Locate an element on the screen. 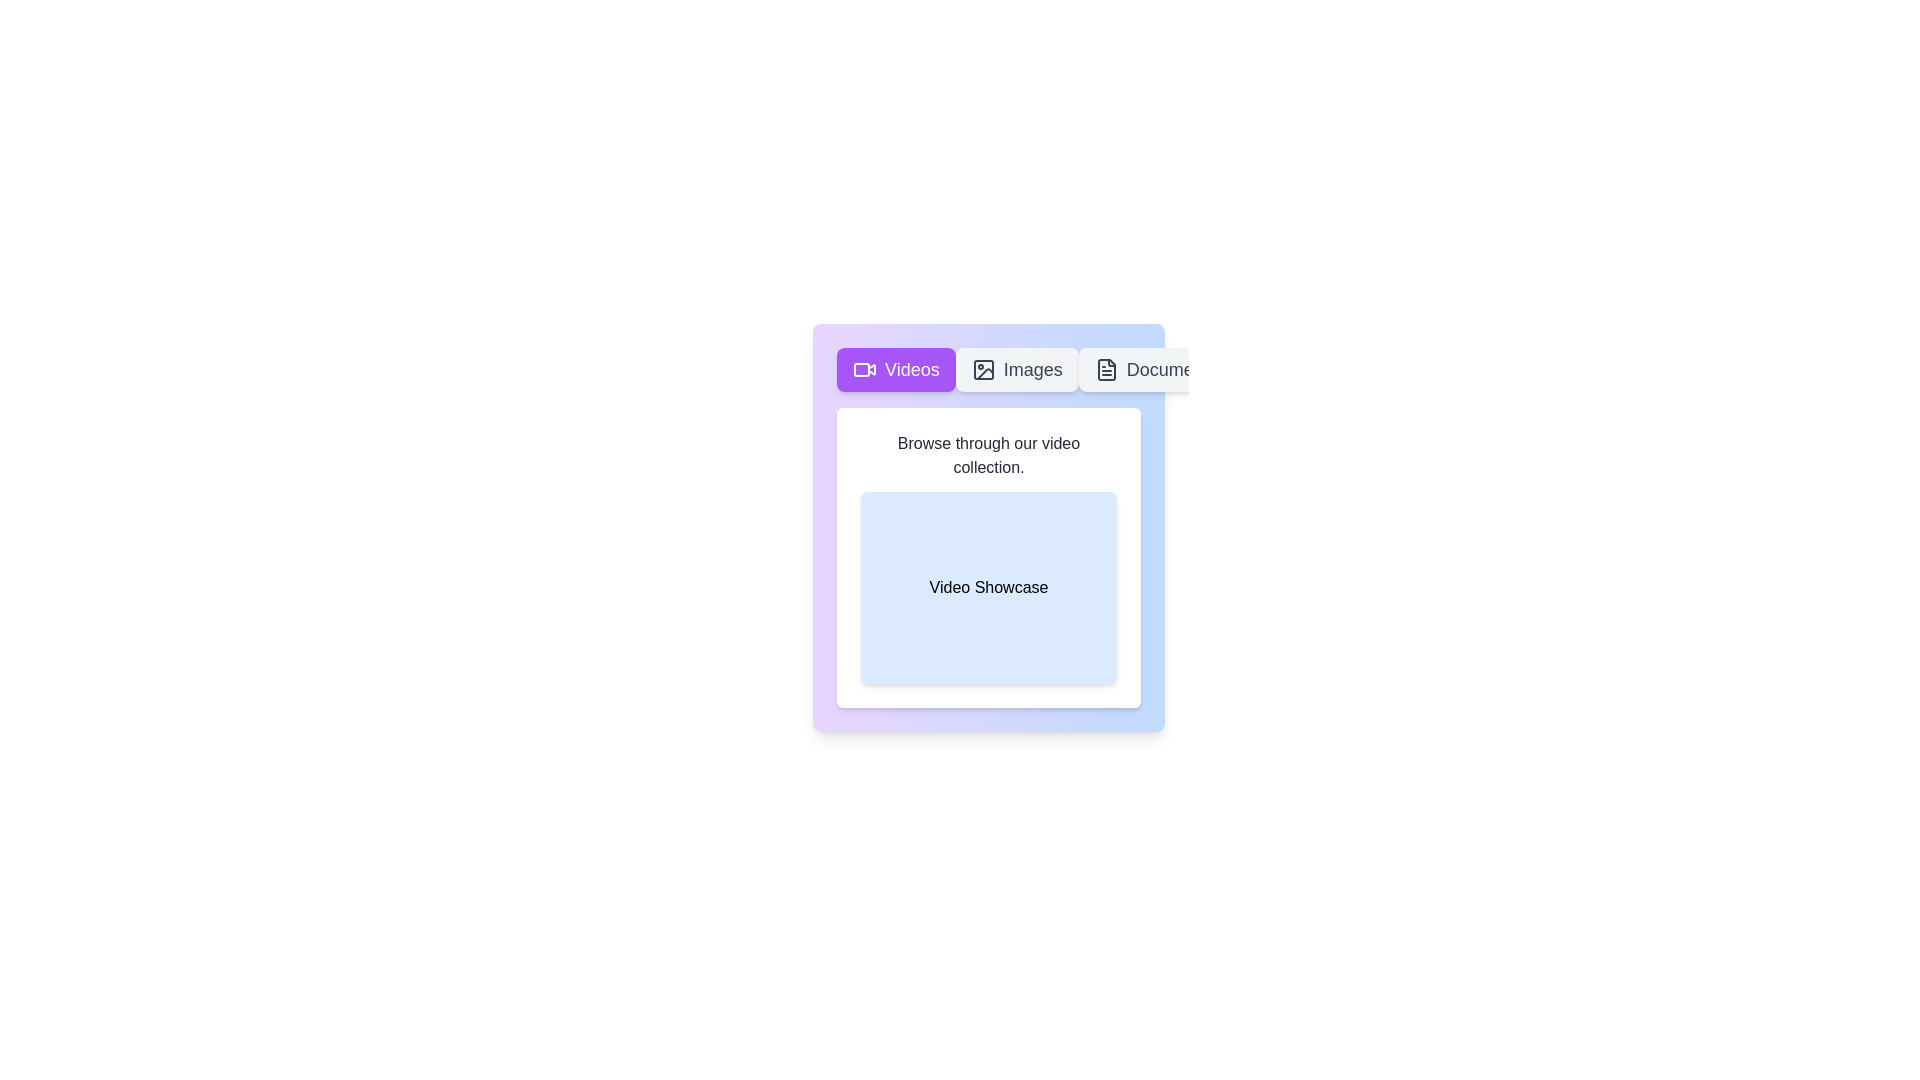 The height and width of the screenshot is (1080, 1920). the SVG rectangle with rounded corners that represents the 'Videos' tab, located at the uppermost part of the interface is located at coordinates (862, 370).